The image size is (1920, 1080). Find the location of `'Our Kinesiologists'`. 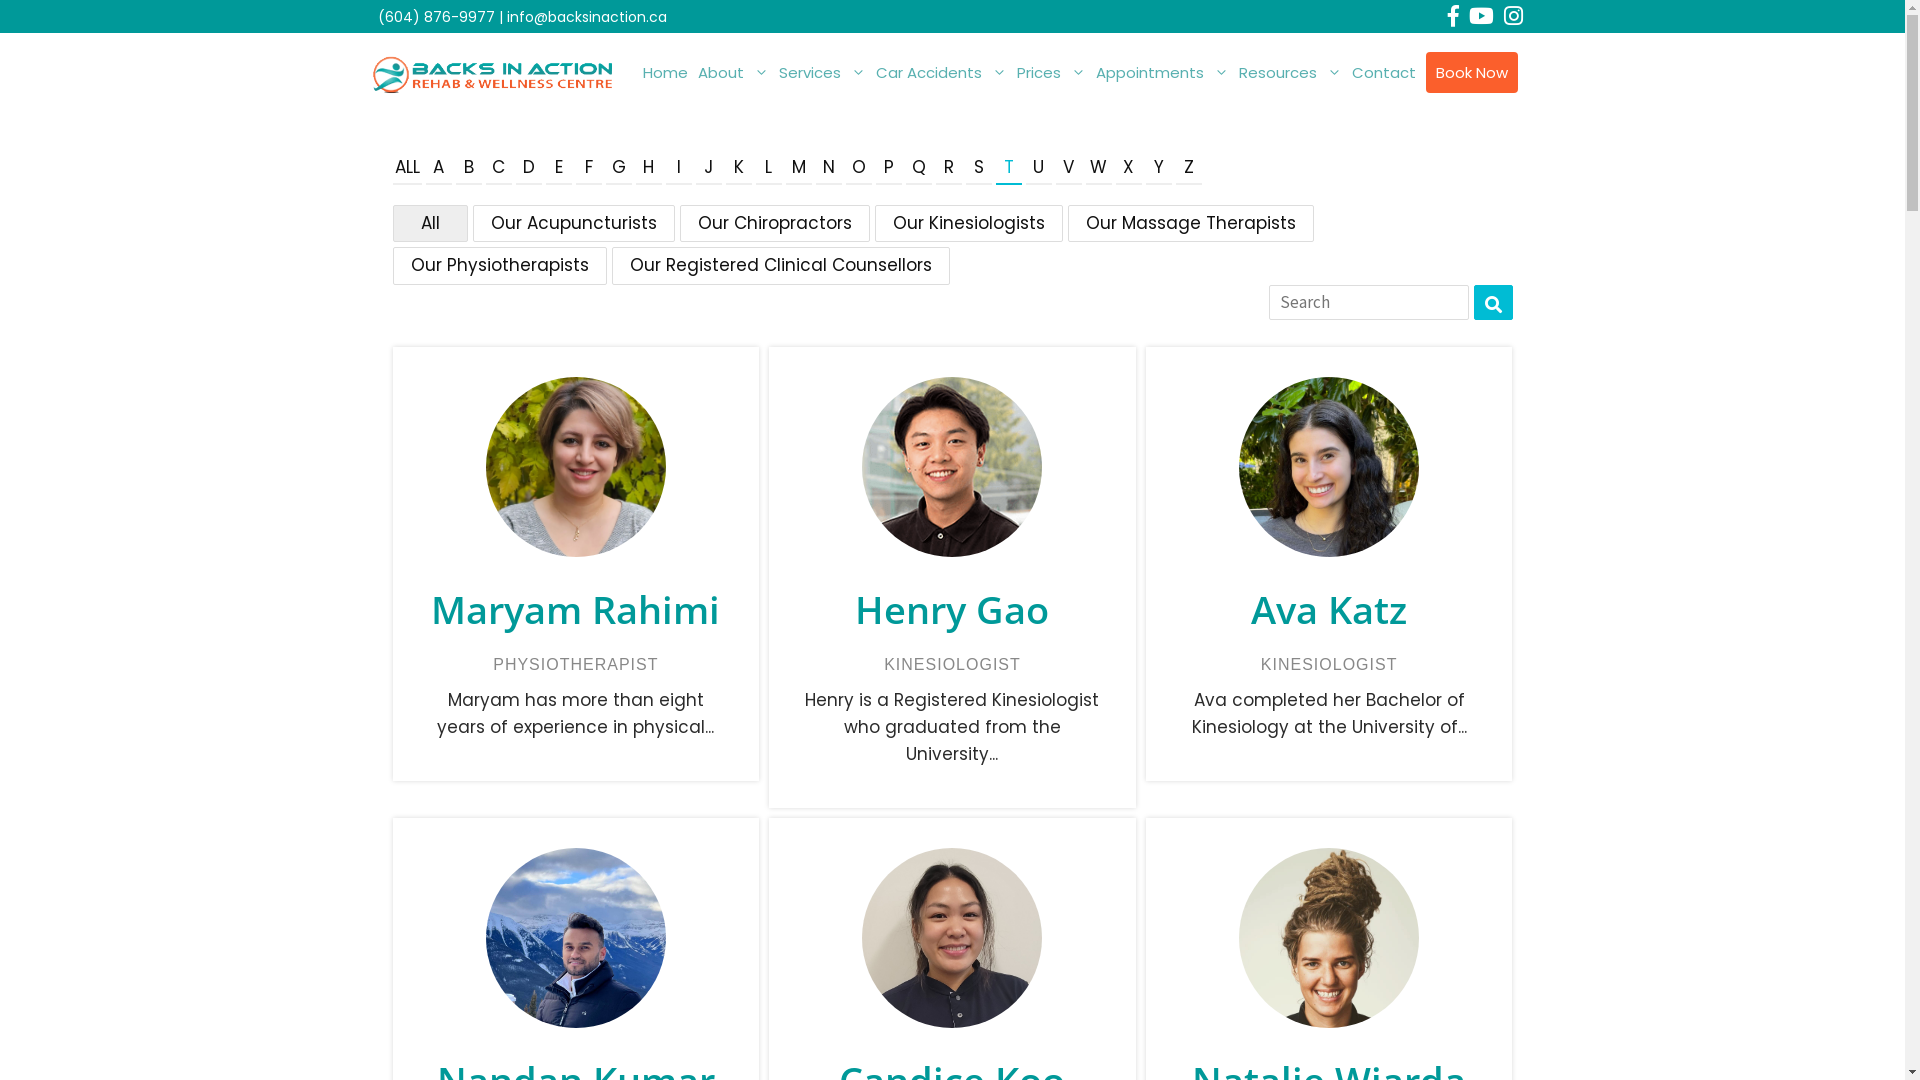

'Our Kinesiologists' is located at coordinates (968, 222).